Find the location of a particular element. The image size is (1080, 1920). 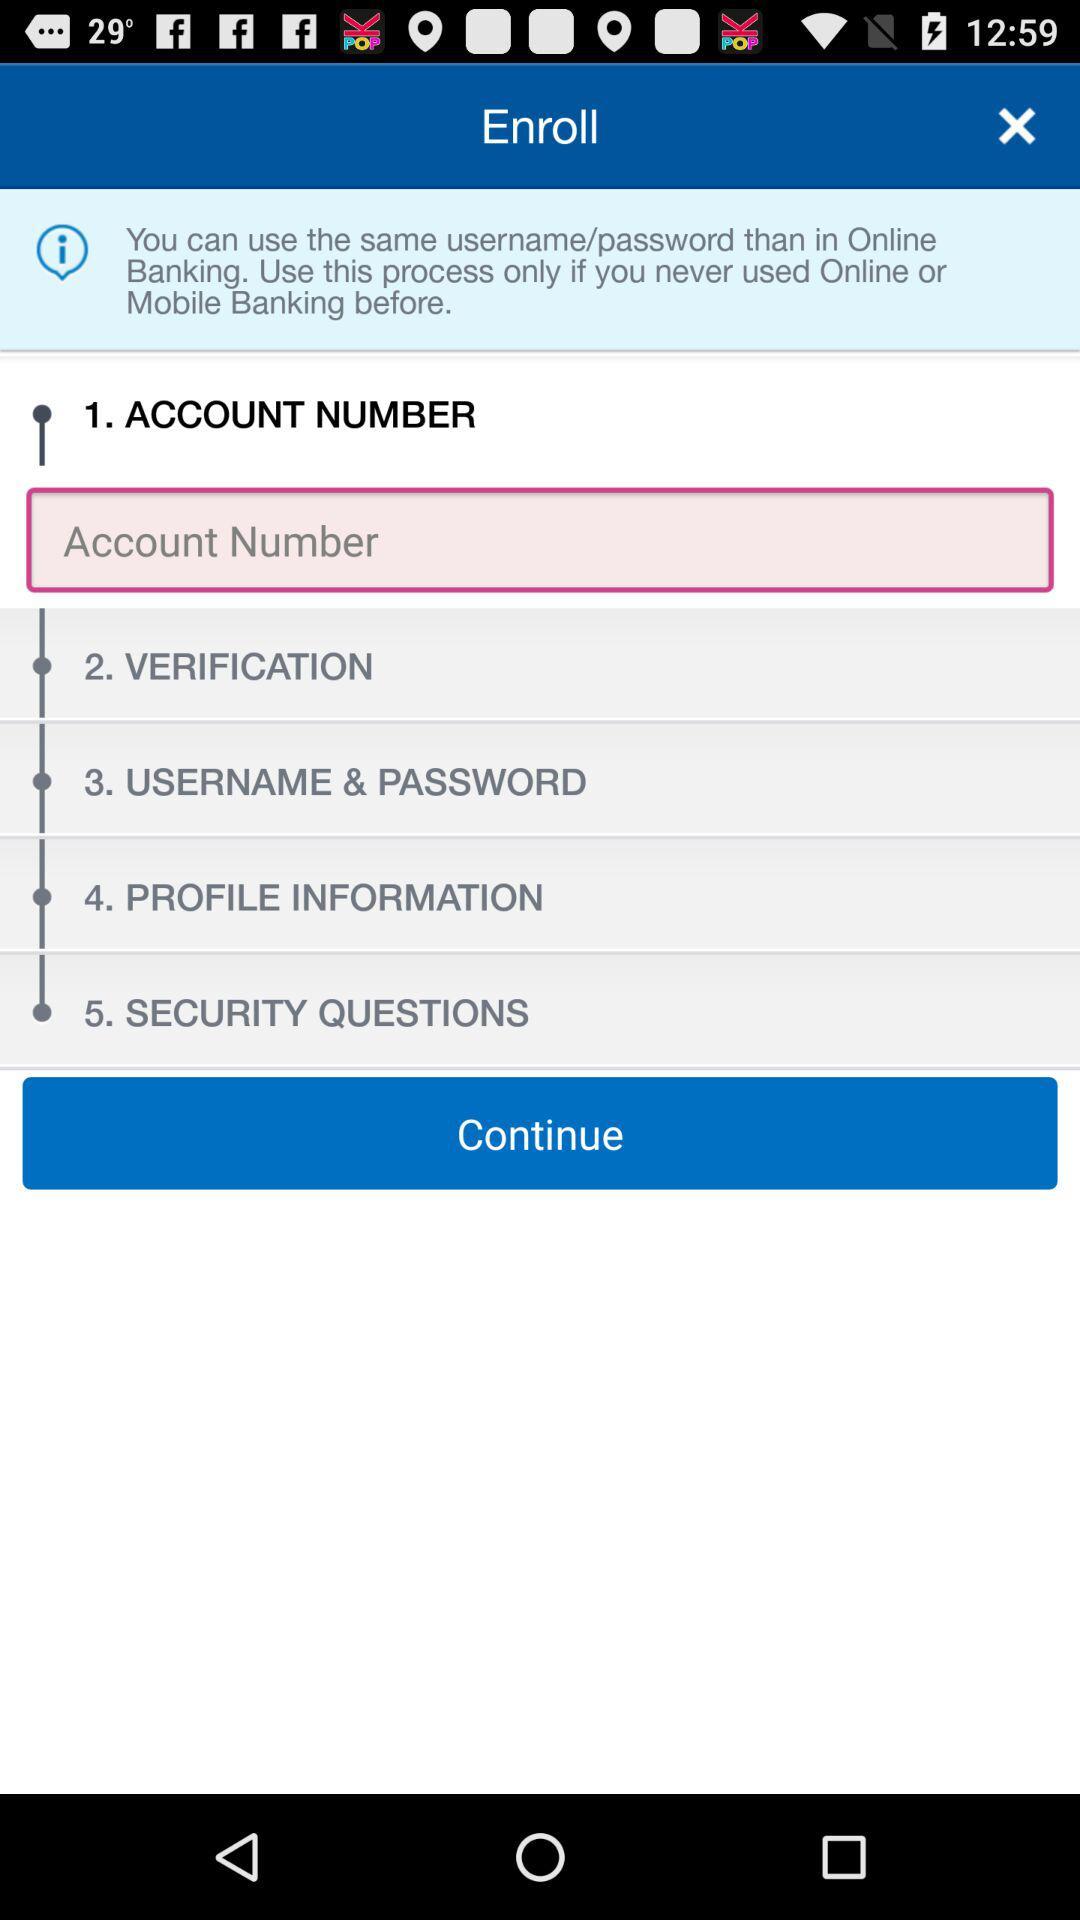

the enroll icon is located at coordinates (540, 124).